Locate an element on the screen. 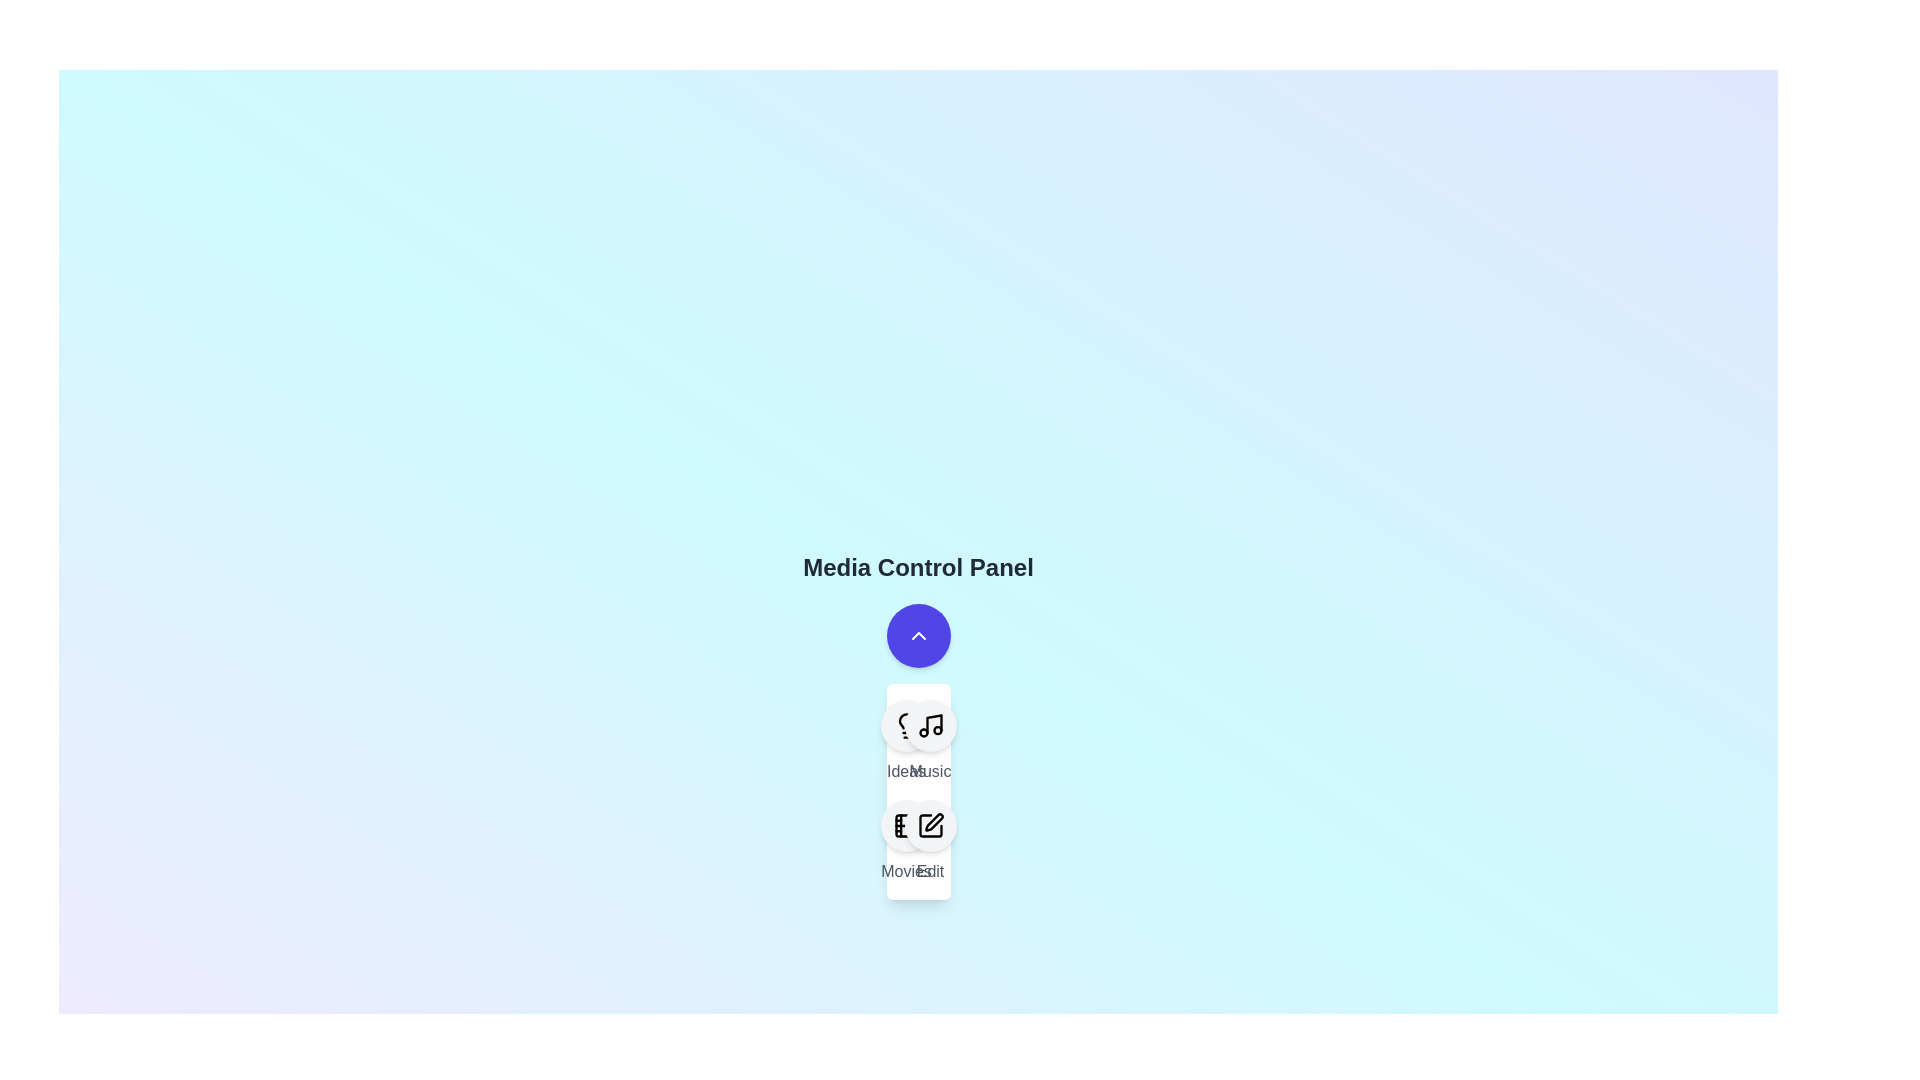 This screenshot has height=1080, width=1920. the menu item labeled Ideas is located at coordinates (905, 741).